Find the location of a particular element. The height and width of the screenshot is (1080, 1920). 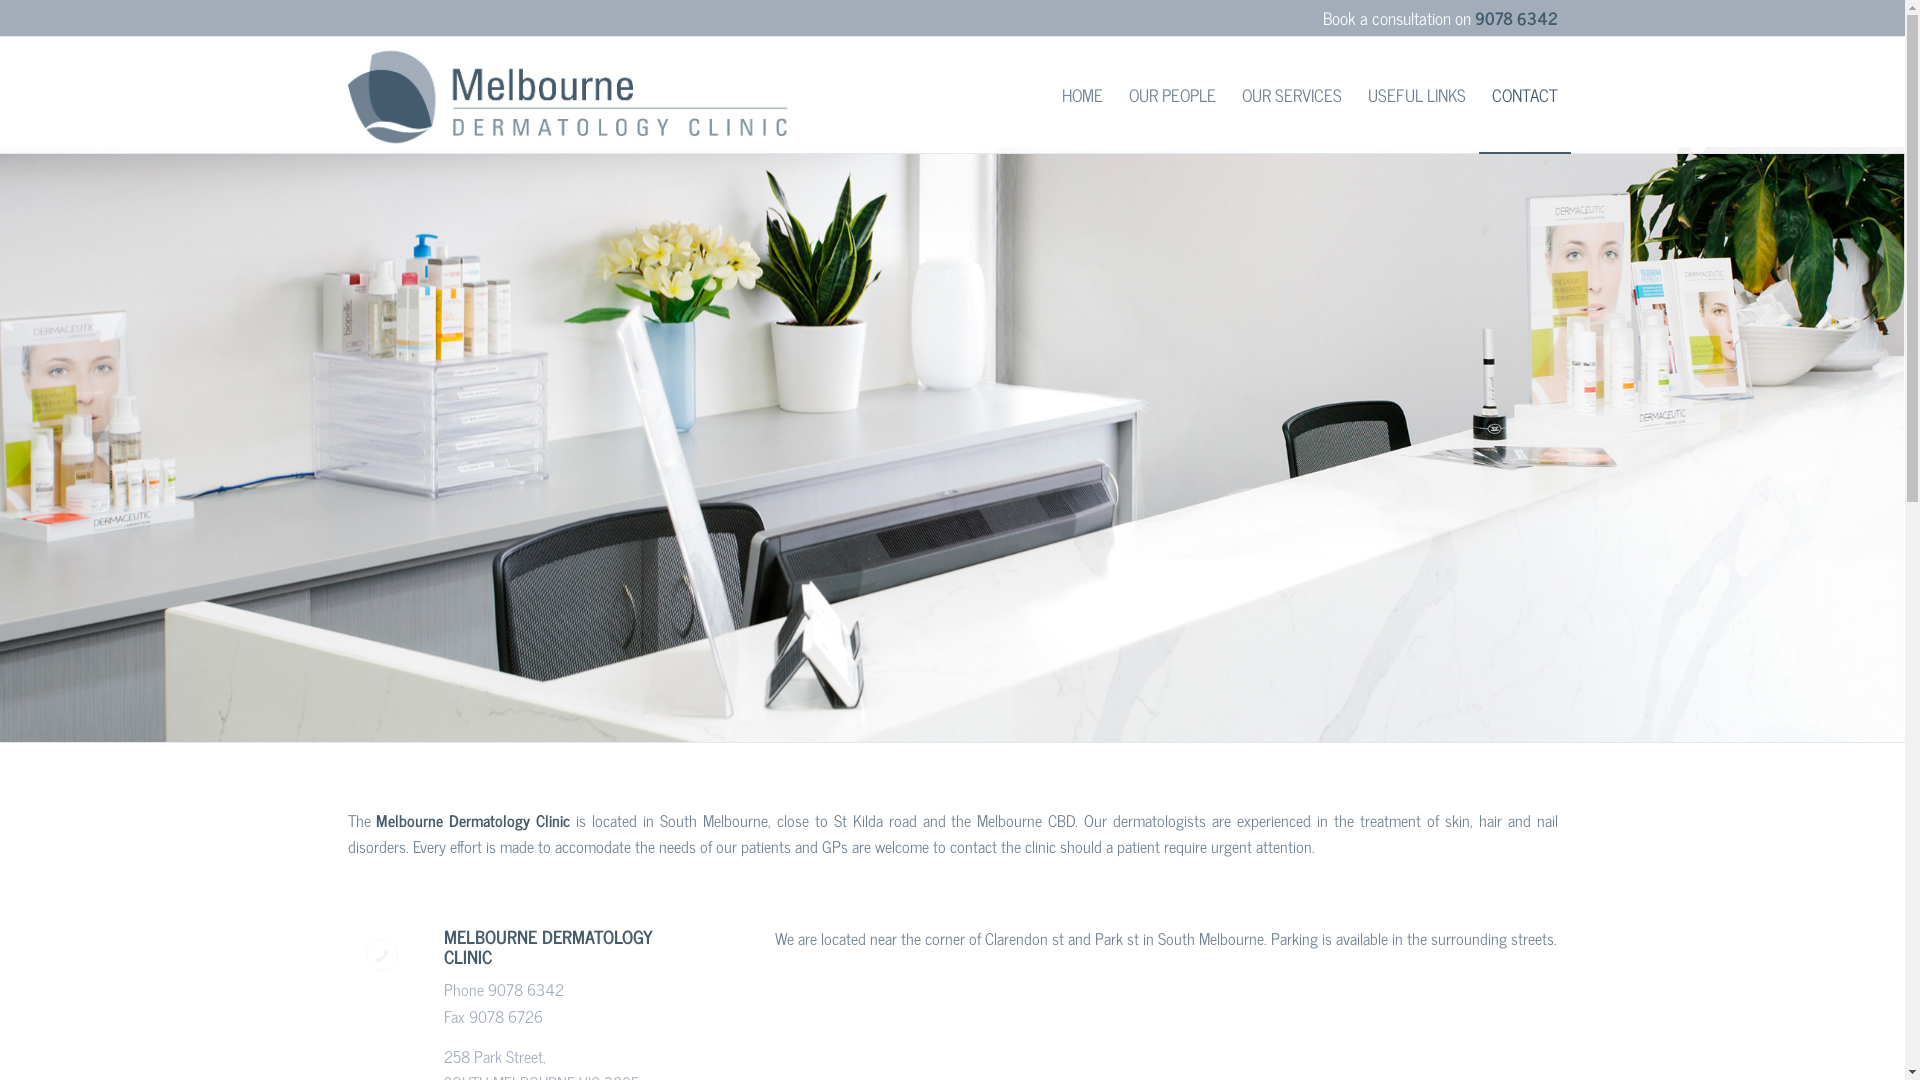

'USEFUL LINKS' is located at coordinates (1353, 95).